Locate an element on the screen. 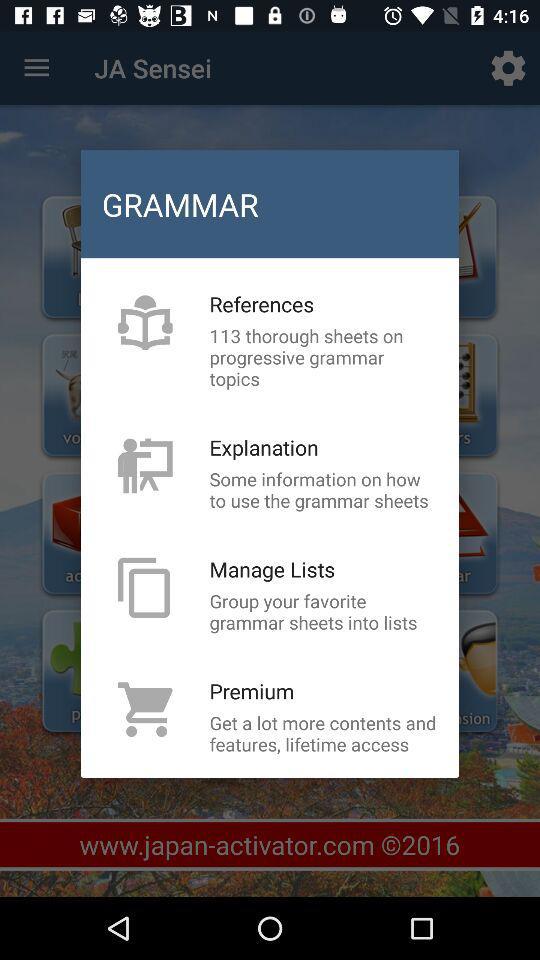 The width and height of the screenshot is (540, 960). item below group your favorite is located at coordinates (252, 691).